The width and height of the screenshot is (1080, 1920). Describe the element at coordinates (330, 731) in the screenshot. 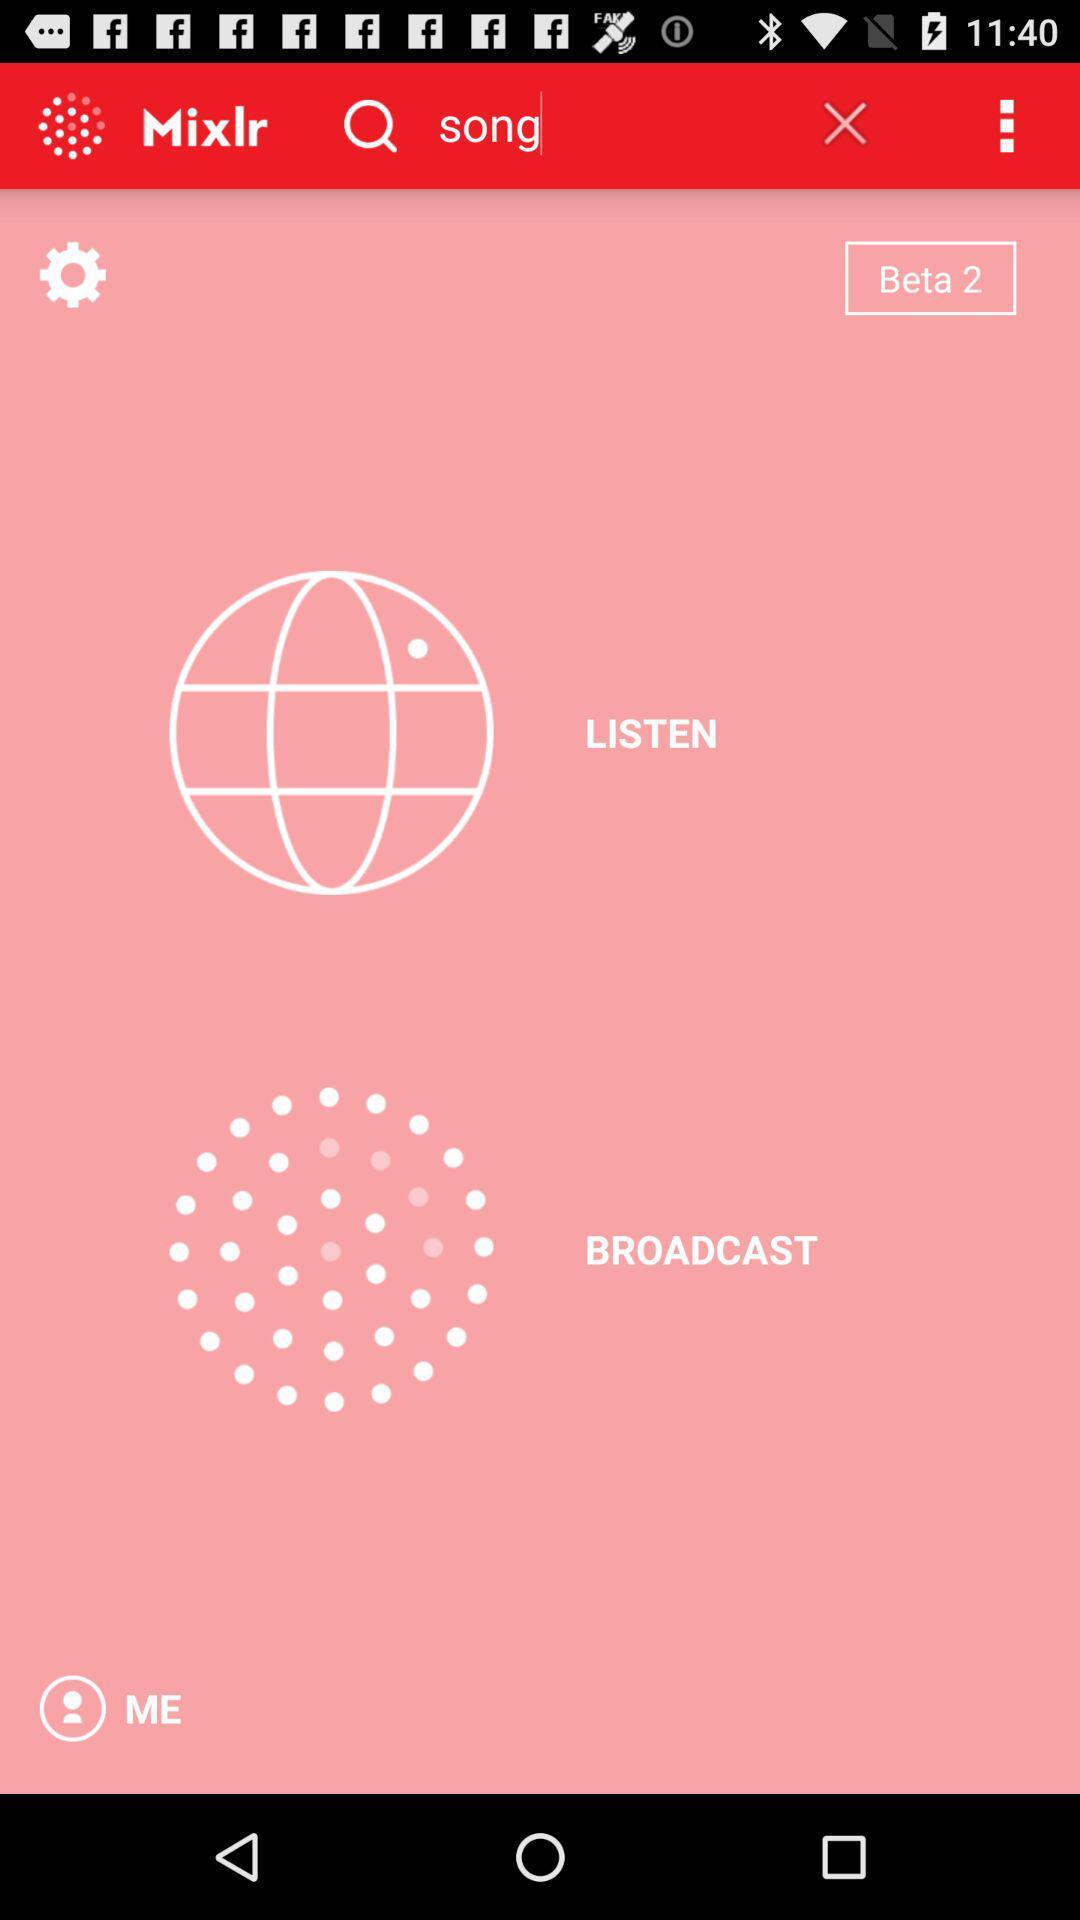

I see `please press the first button to listen to the song` at that location.